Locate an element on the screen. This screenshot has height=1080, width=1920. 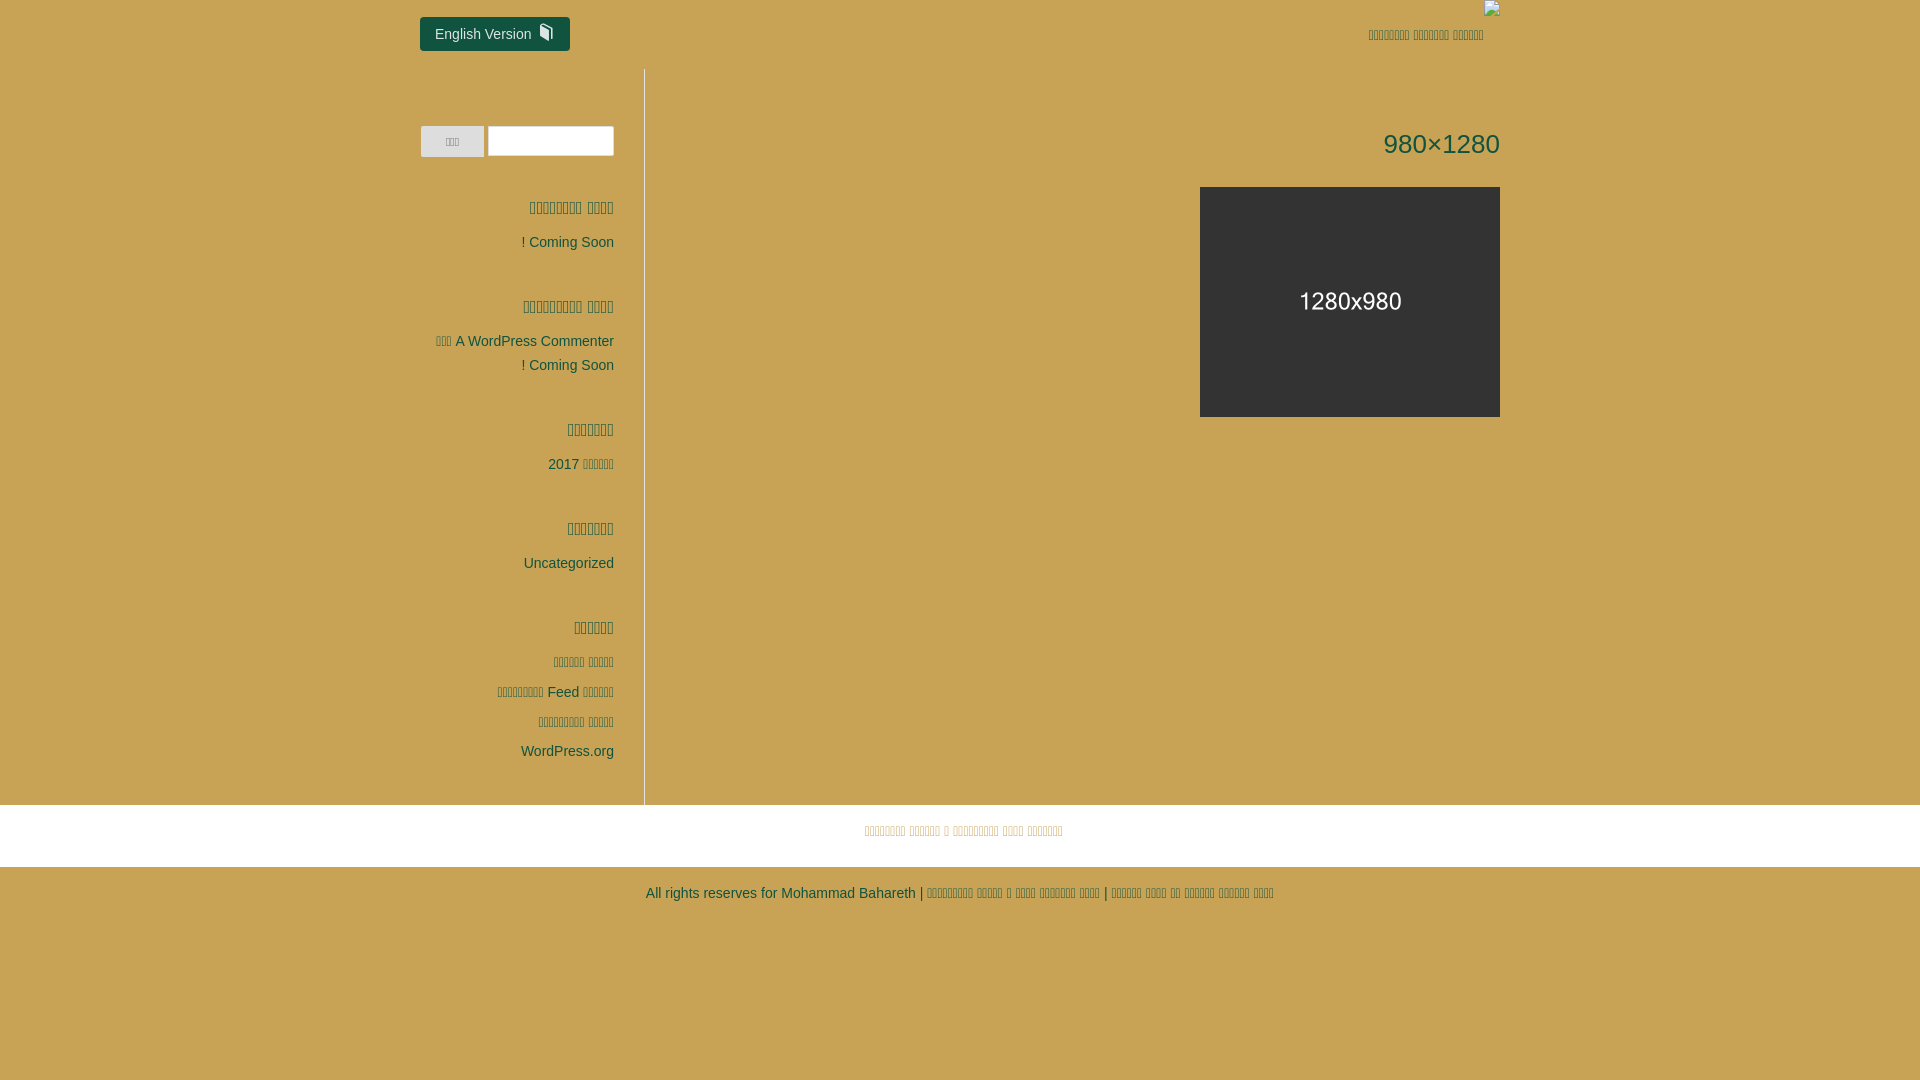
'A WordPress Commenter' is located at coordinates (534, 339).